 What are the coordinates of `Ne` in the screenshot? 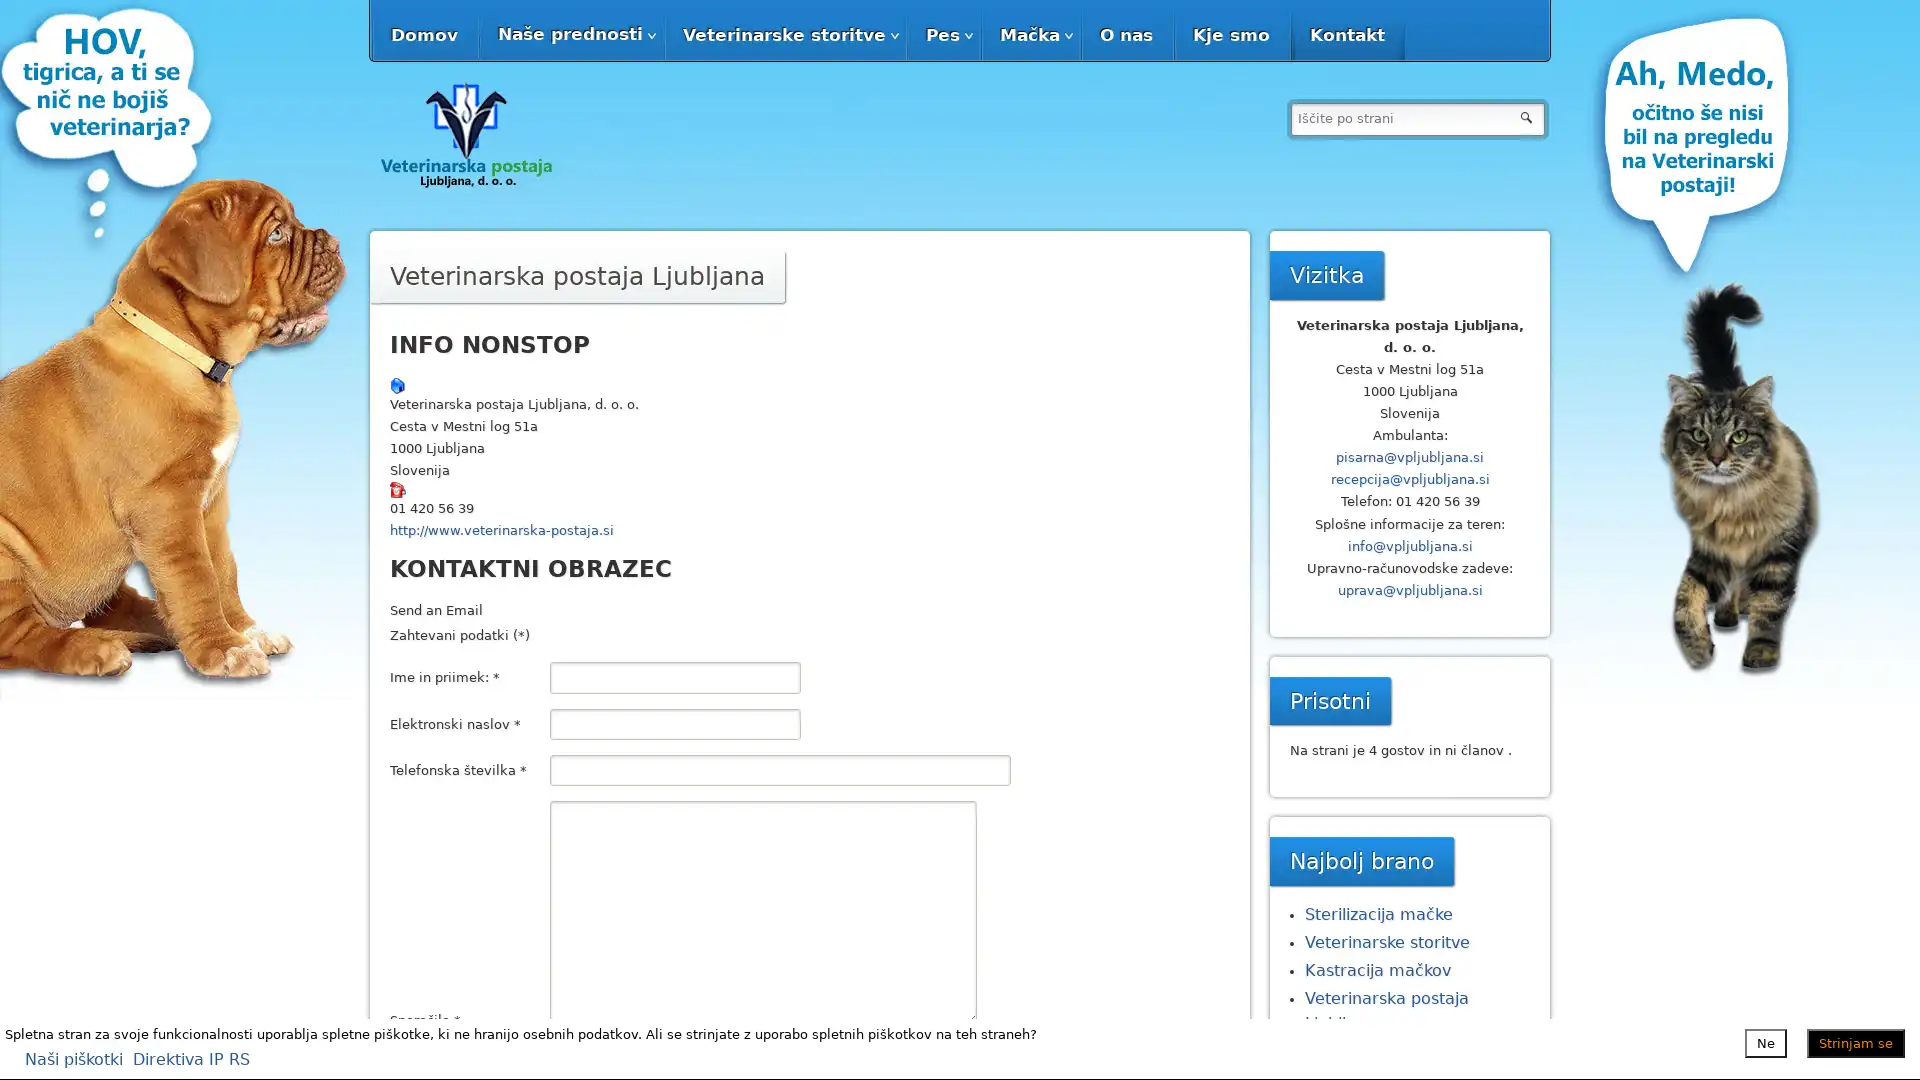 It's located at (1766, 1041).